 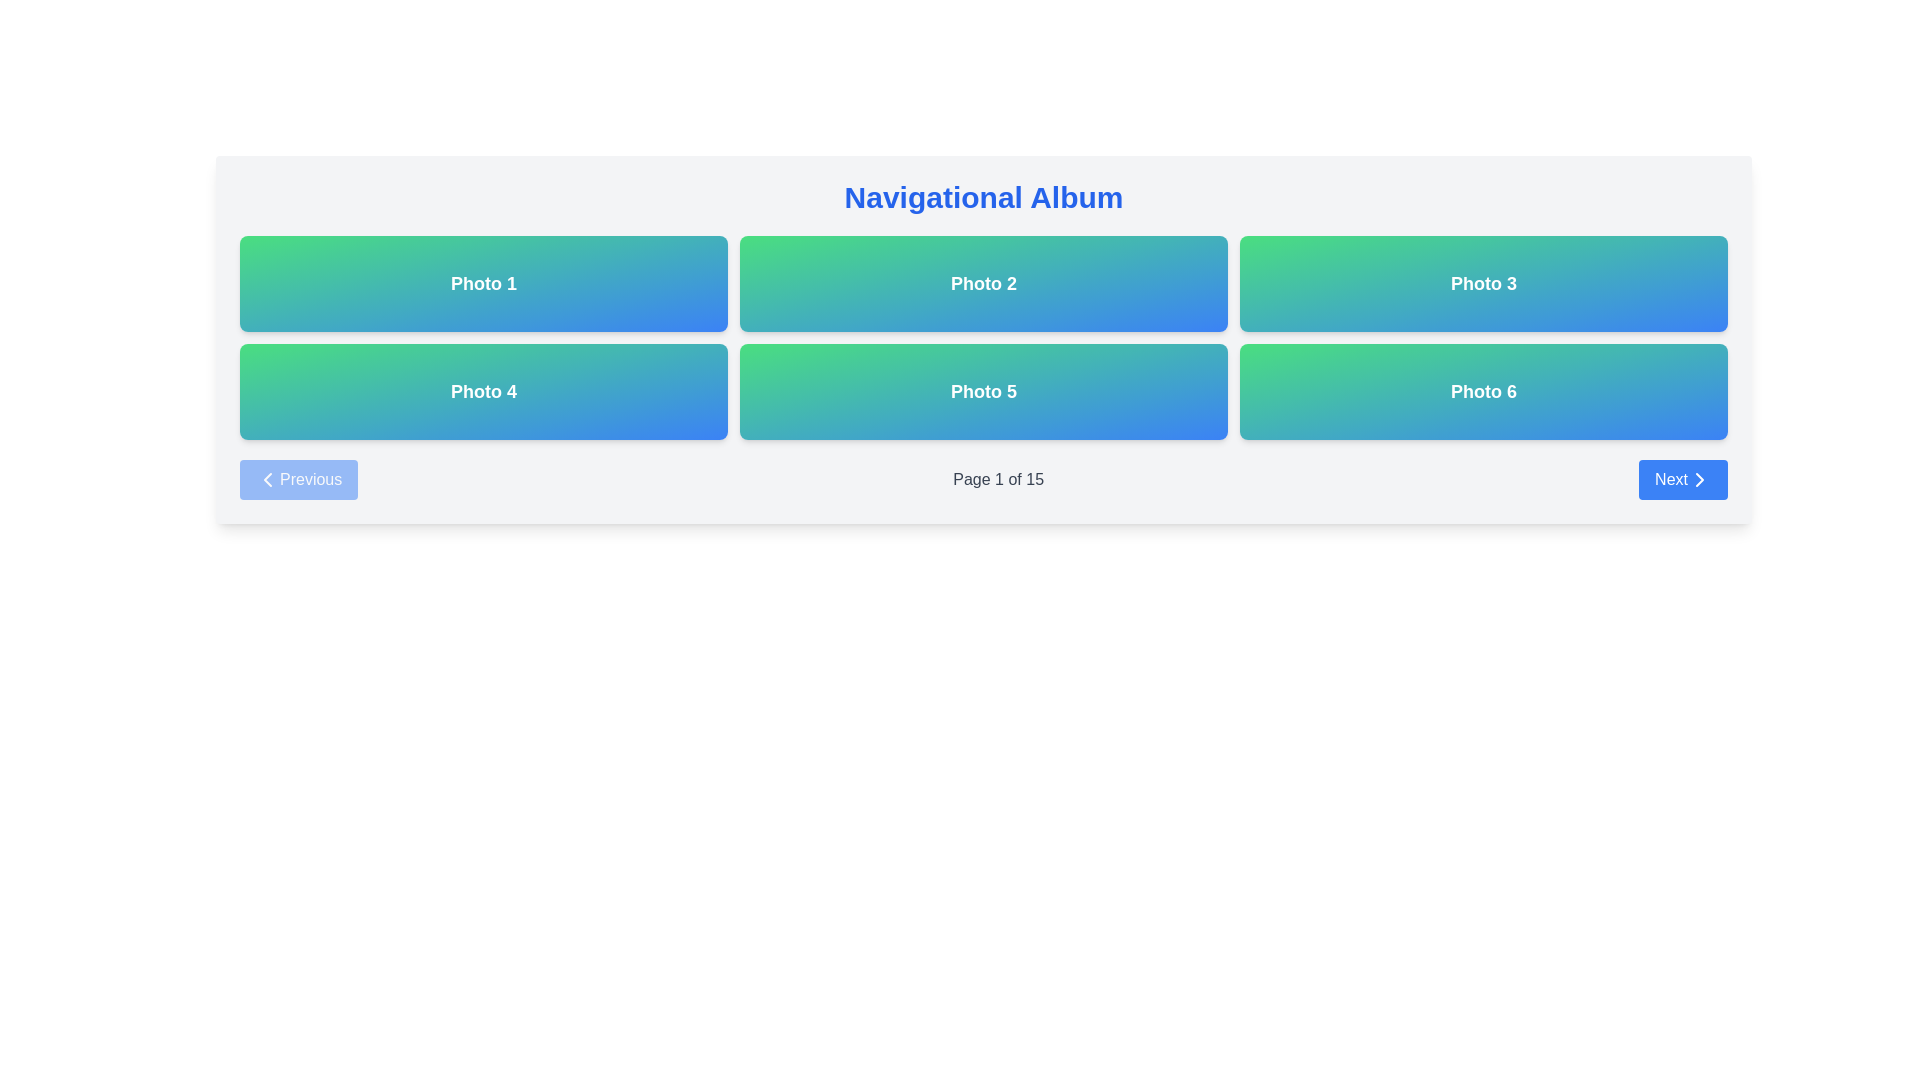 I want to click on the button labeled 'Photo 4', which is the first item in the second row of a grid layout, located directly beneath 'Photo 1', so click(x=484, y=392).